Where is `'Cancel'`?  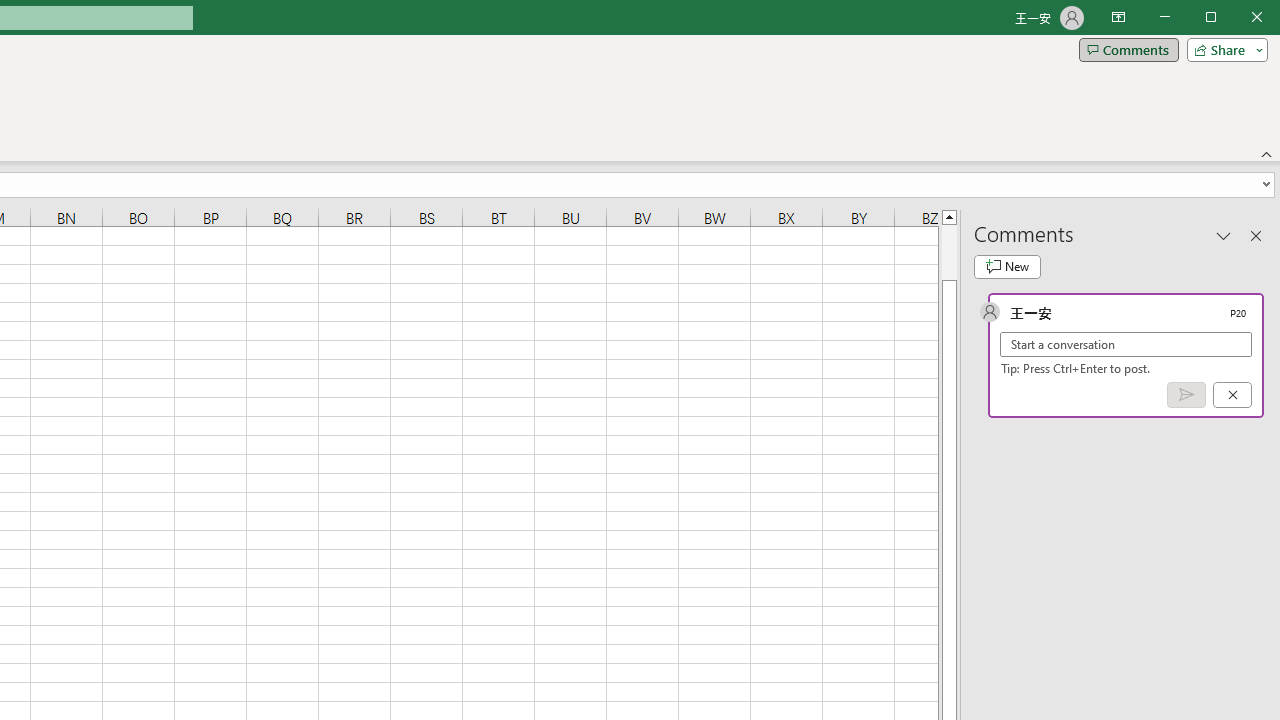 'Cancel' is located at coordinates (1231, 395).